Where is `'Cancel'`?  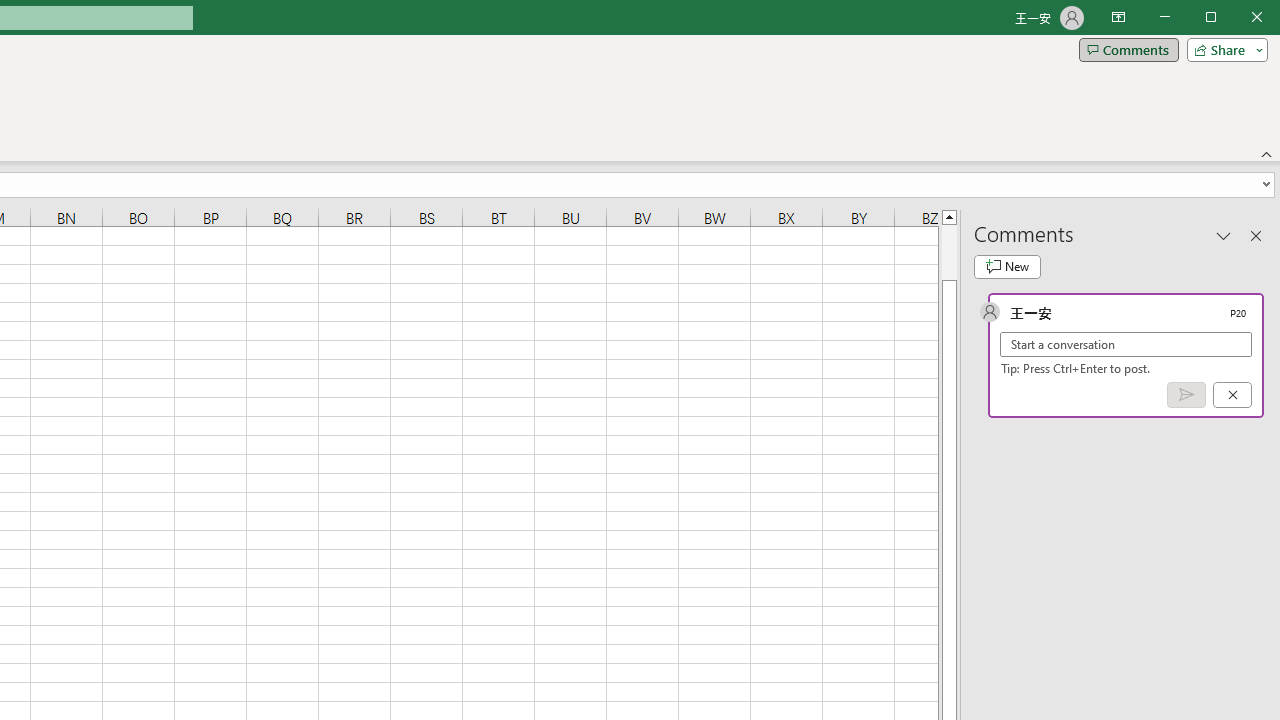 'Cancel' is located at coordinates (1231, 395).